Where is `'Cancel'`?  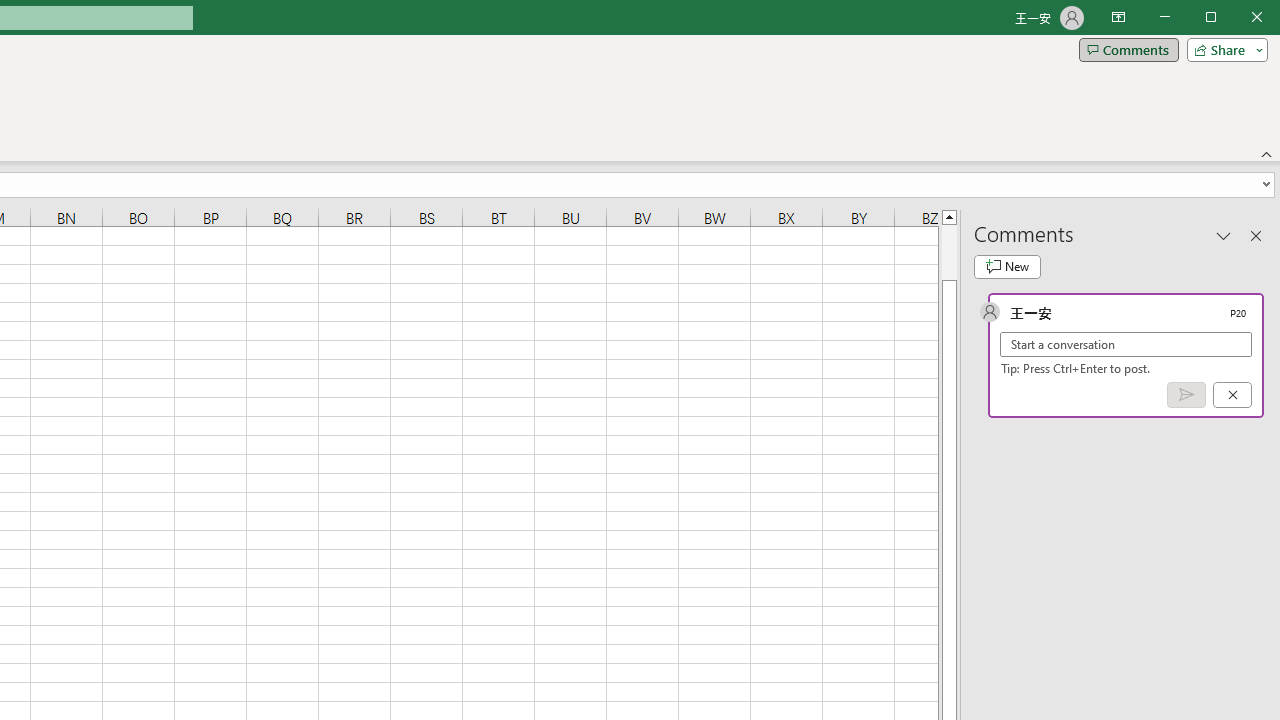 'Cancel' is located at coordinates (1231, 395).